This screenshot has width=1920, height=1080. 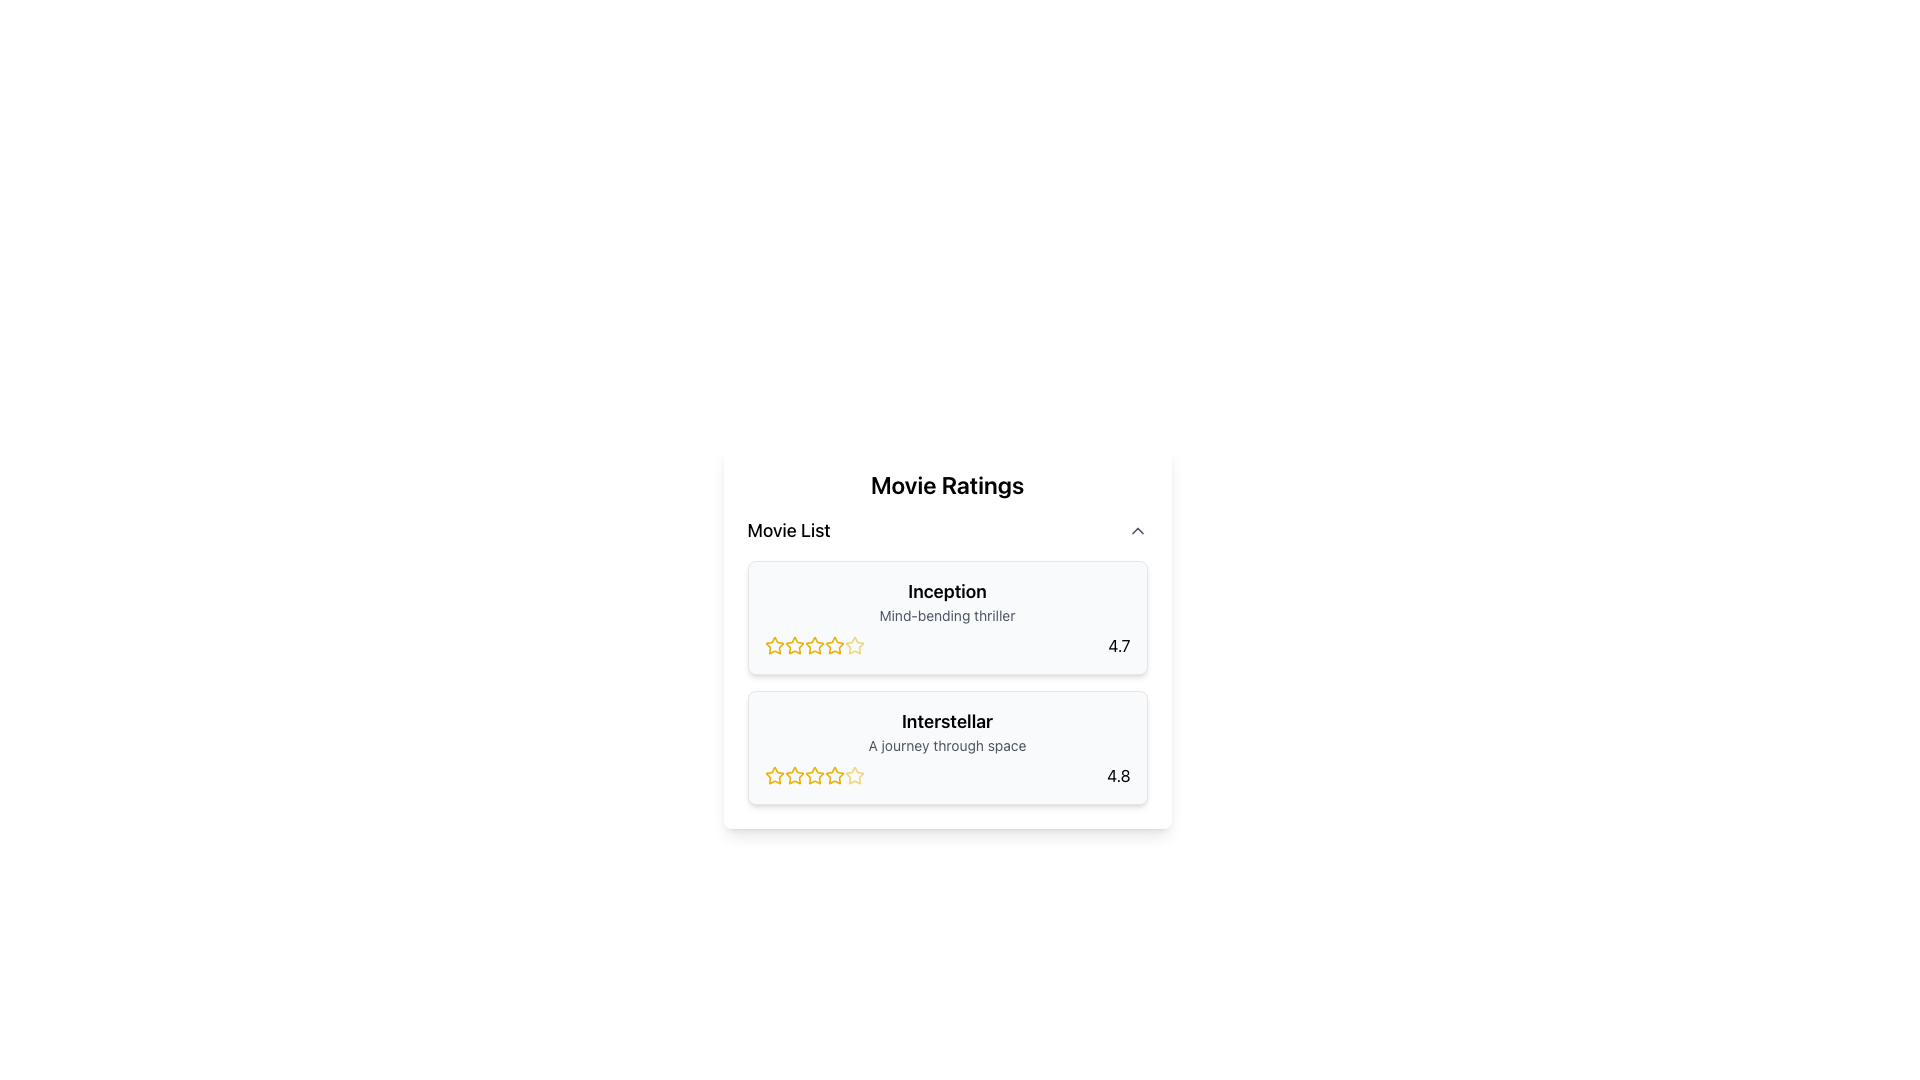 I want to click on the fourth yellow star icon in the rating component for the 'Interstellar' movie, so click(x=854, y=774).